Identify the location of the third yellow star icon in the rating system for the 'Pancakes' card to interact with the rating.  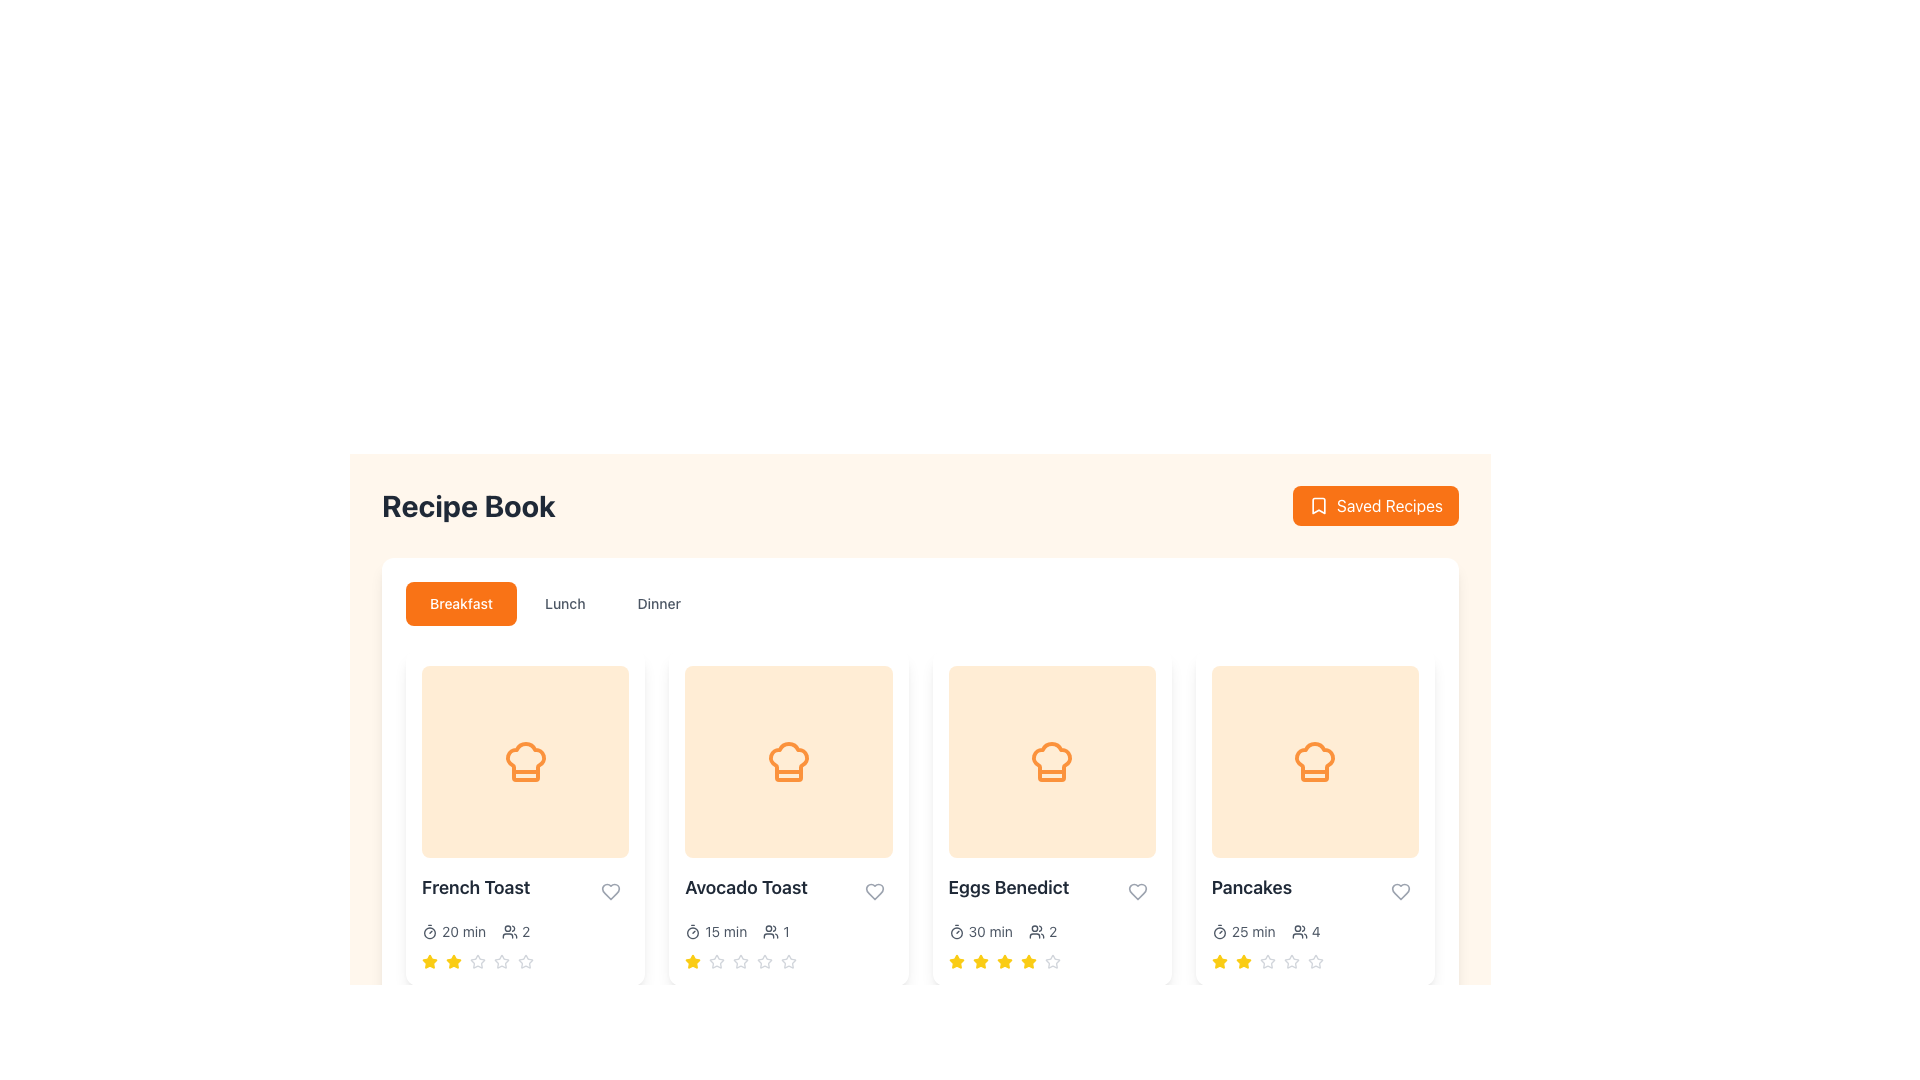
(1242, 960).